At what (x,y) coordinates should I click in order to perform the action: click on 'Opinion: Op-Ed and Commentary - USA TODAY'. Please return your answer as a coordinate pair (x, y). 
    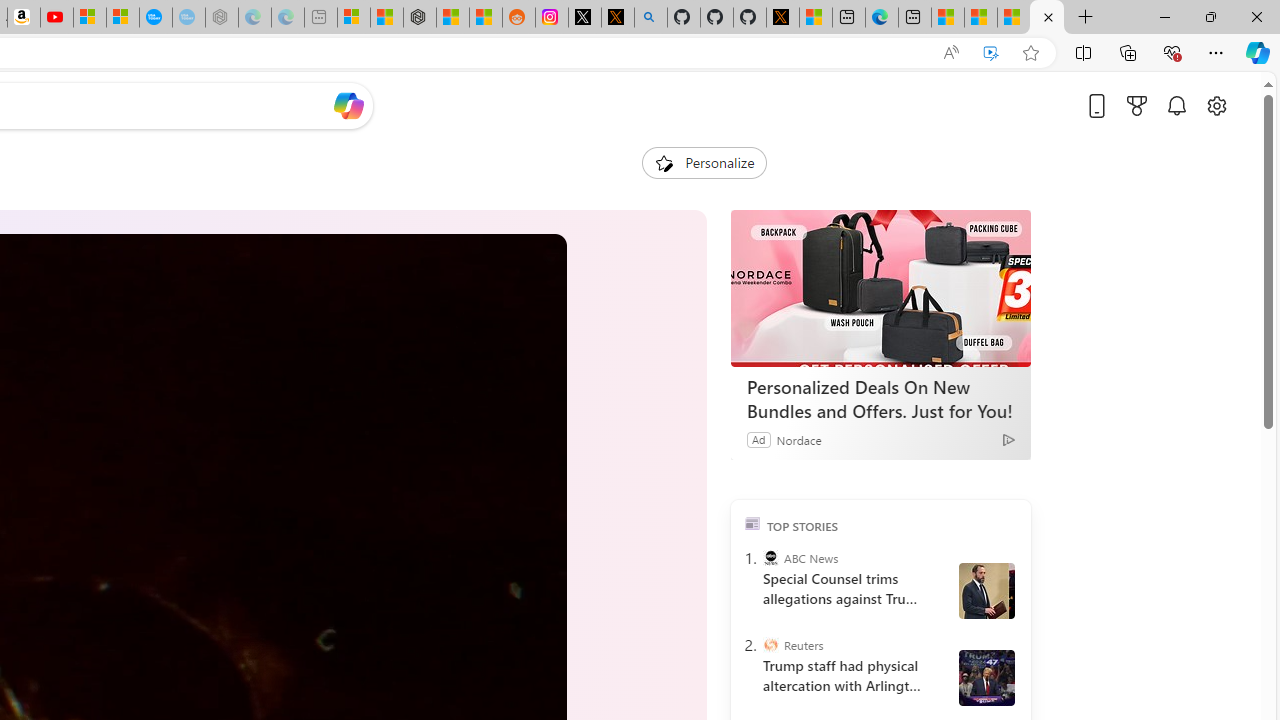
    Looking at the image, I should click on (154, 17).